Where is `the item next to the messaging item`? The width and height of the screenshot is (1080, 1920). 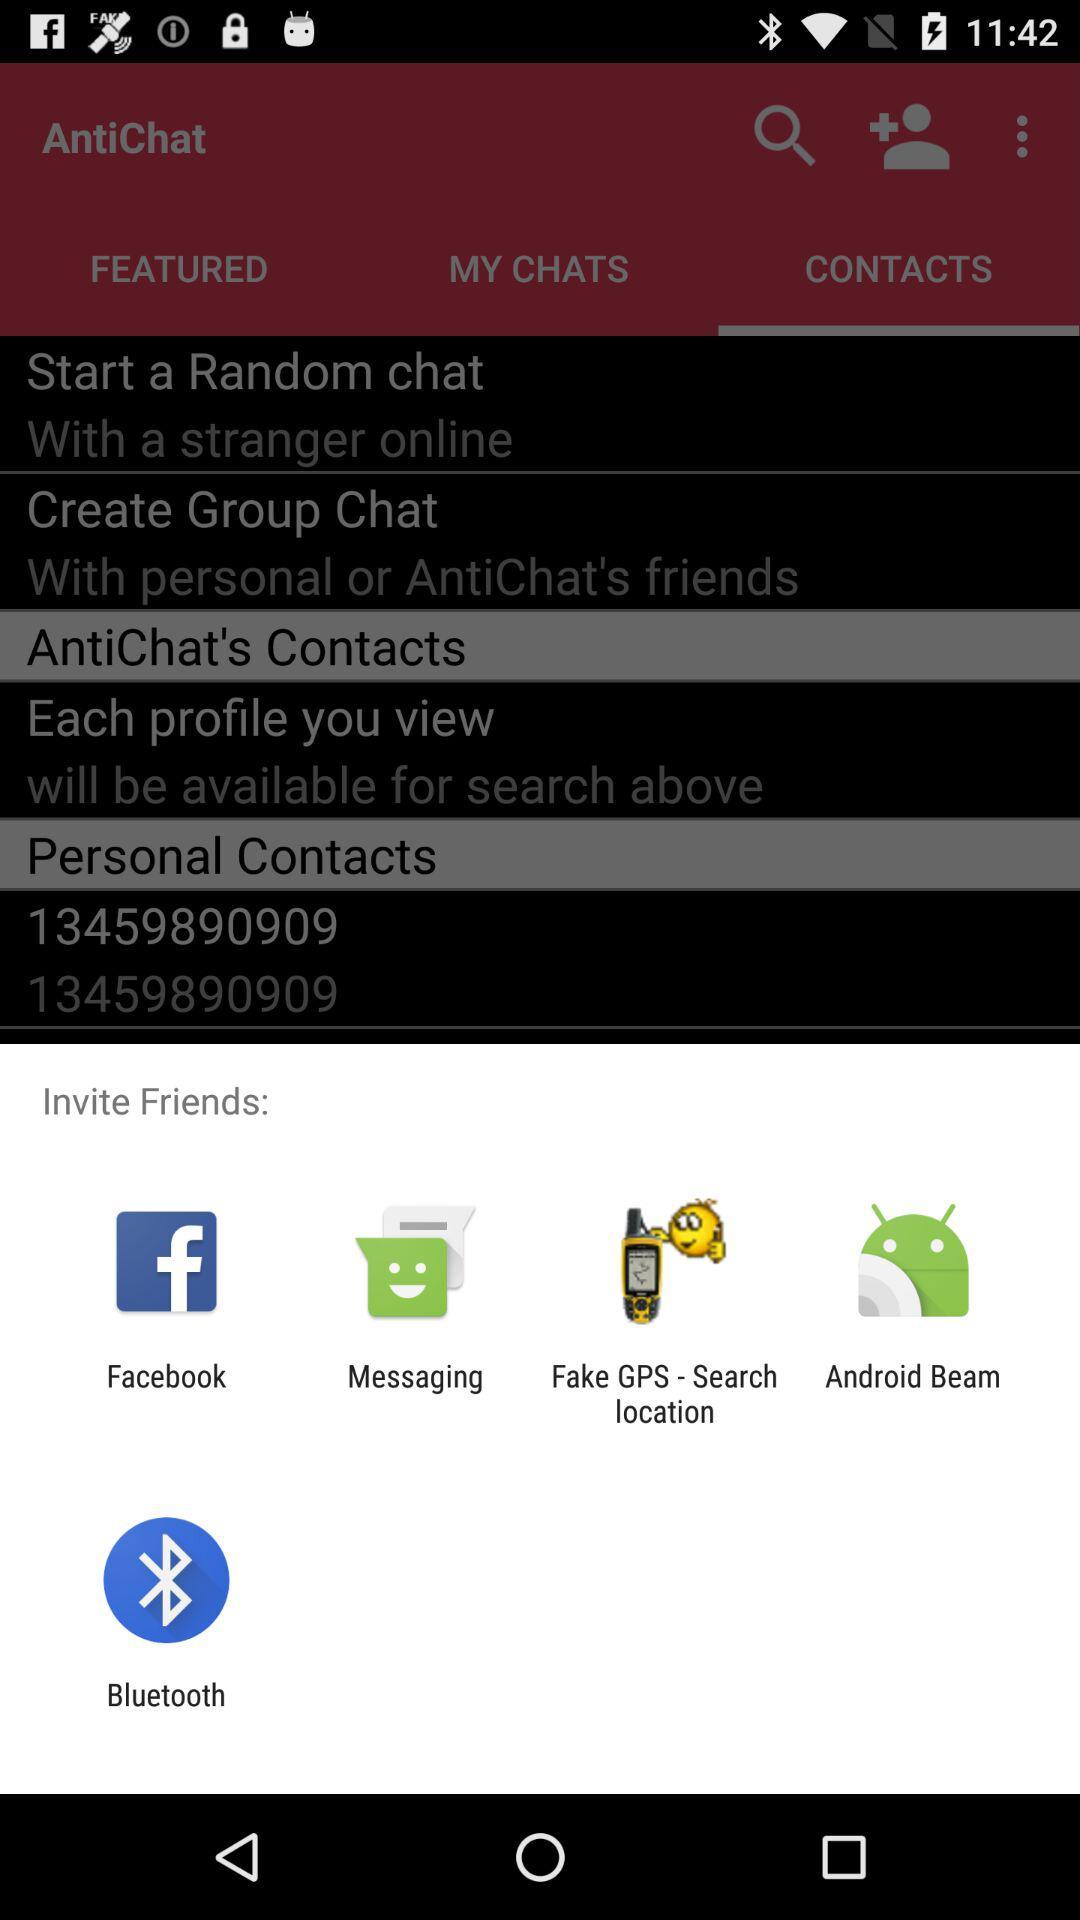
the item next to the messaging item is located at coordinates (664, 1392).